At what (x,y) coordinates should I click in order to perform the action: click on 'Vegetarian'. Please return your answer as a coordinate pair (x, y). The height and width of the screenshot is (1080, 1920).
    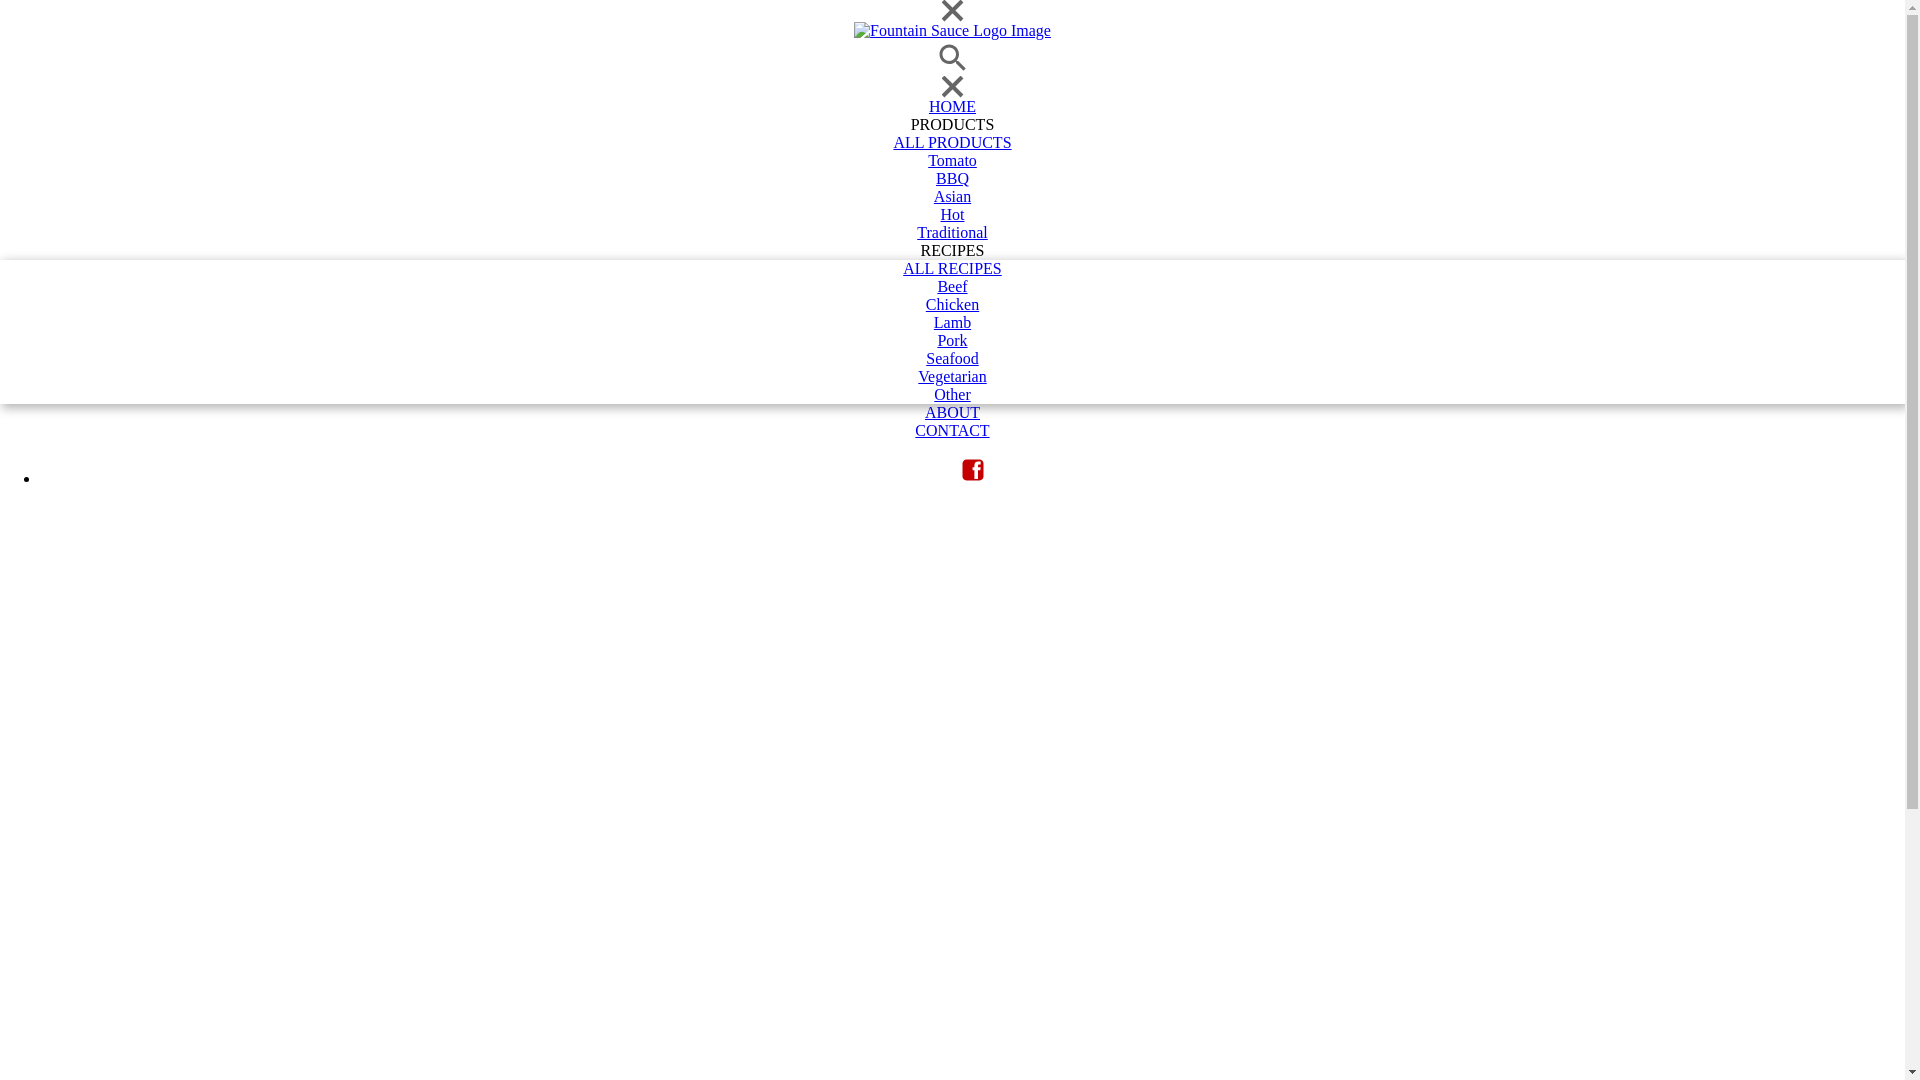
    Looking at the image, I should click on (0, 377).